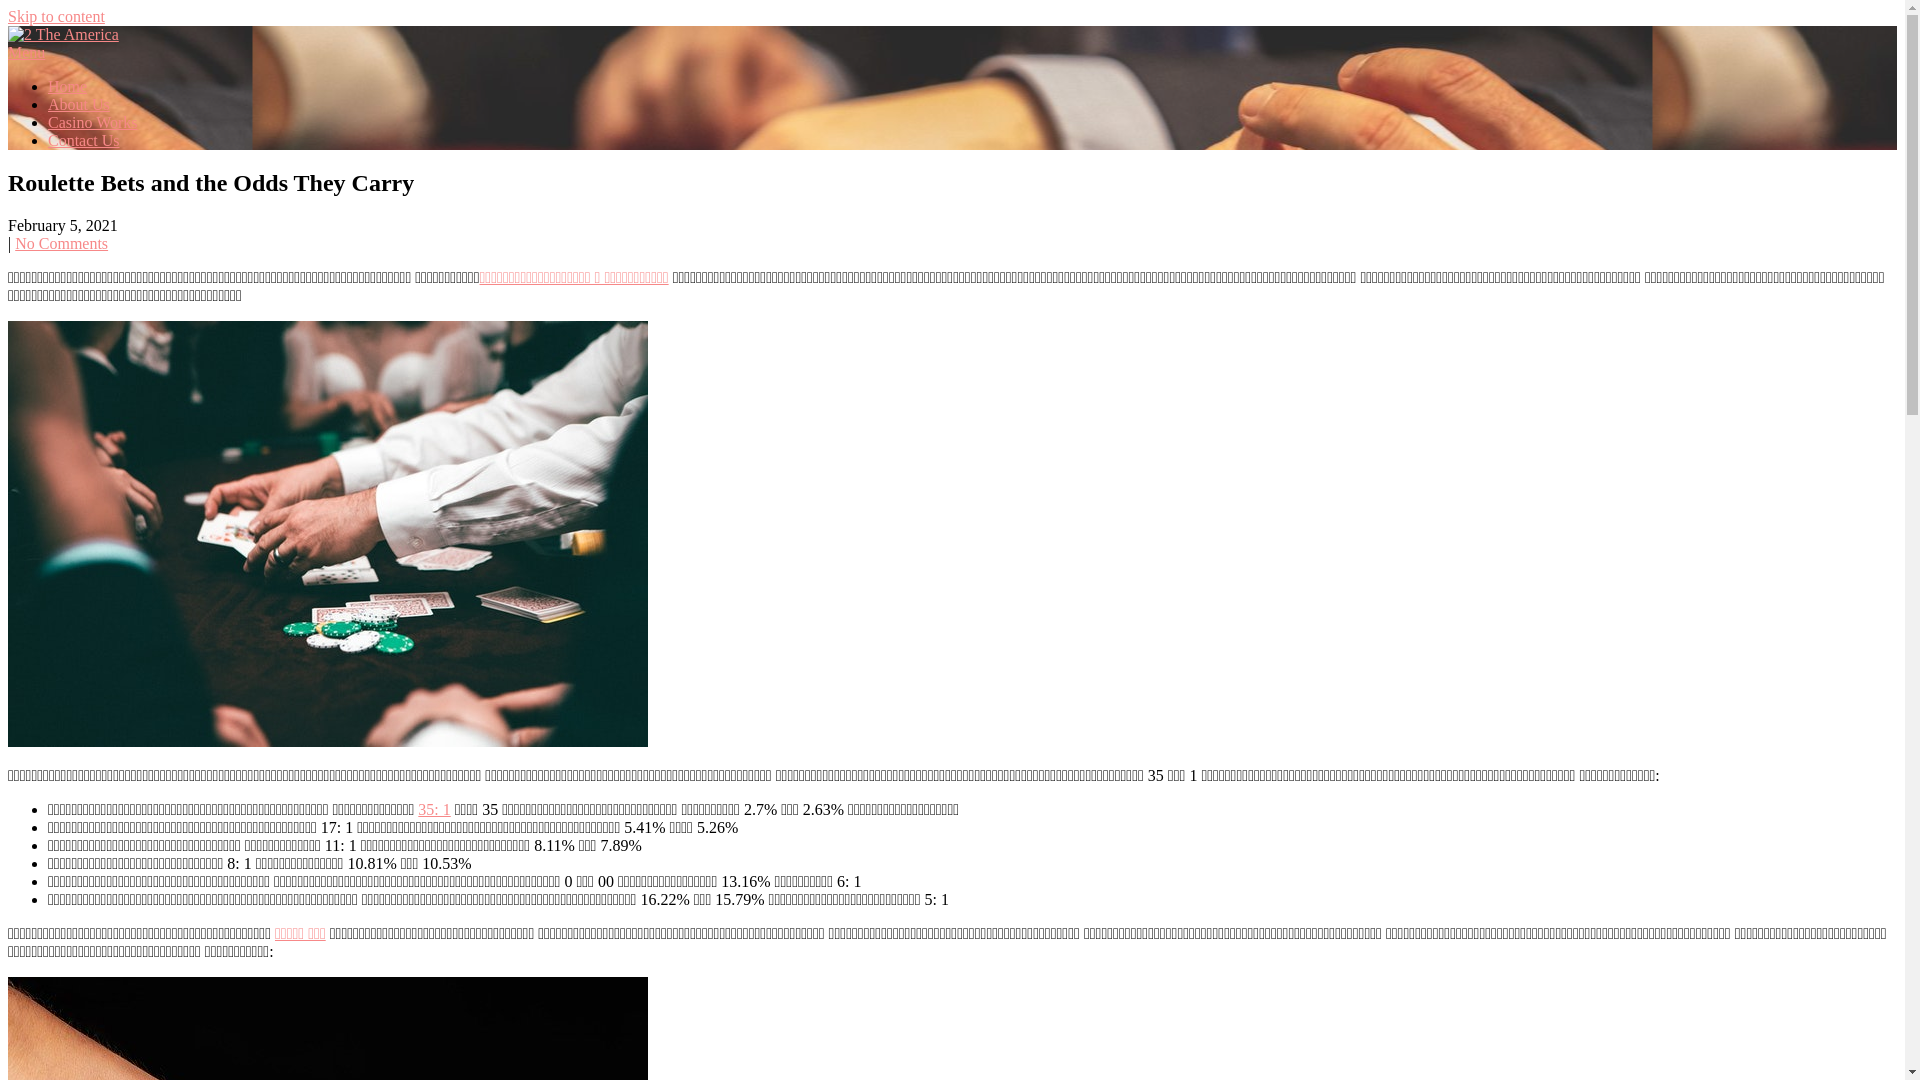 The image size is (1920, 1080). I want to click on 'Home', so click(67, 85).